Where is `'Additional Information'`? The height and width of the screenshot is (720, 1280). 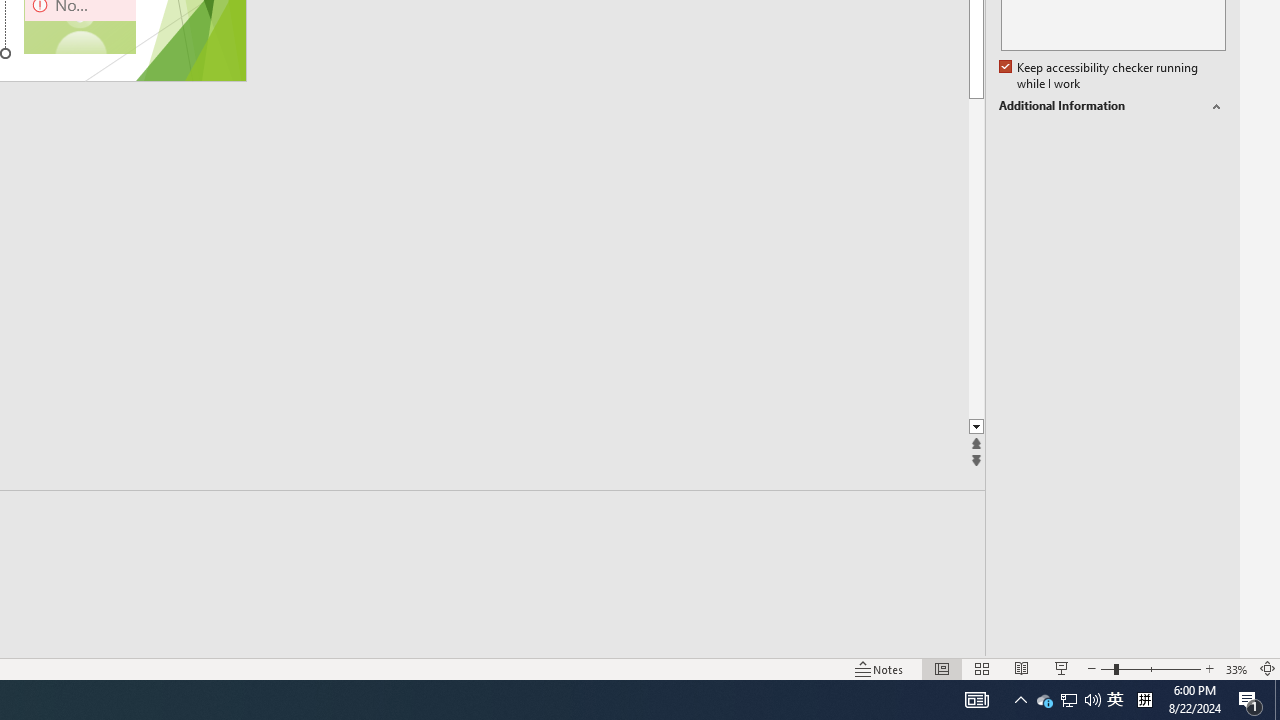 'Additional Information' is located at coordinates (1111, 106).